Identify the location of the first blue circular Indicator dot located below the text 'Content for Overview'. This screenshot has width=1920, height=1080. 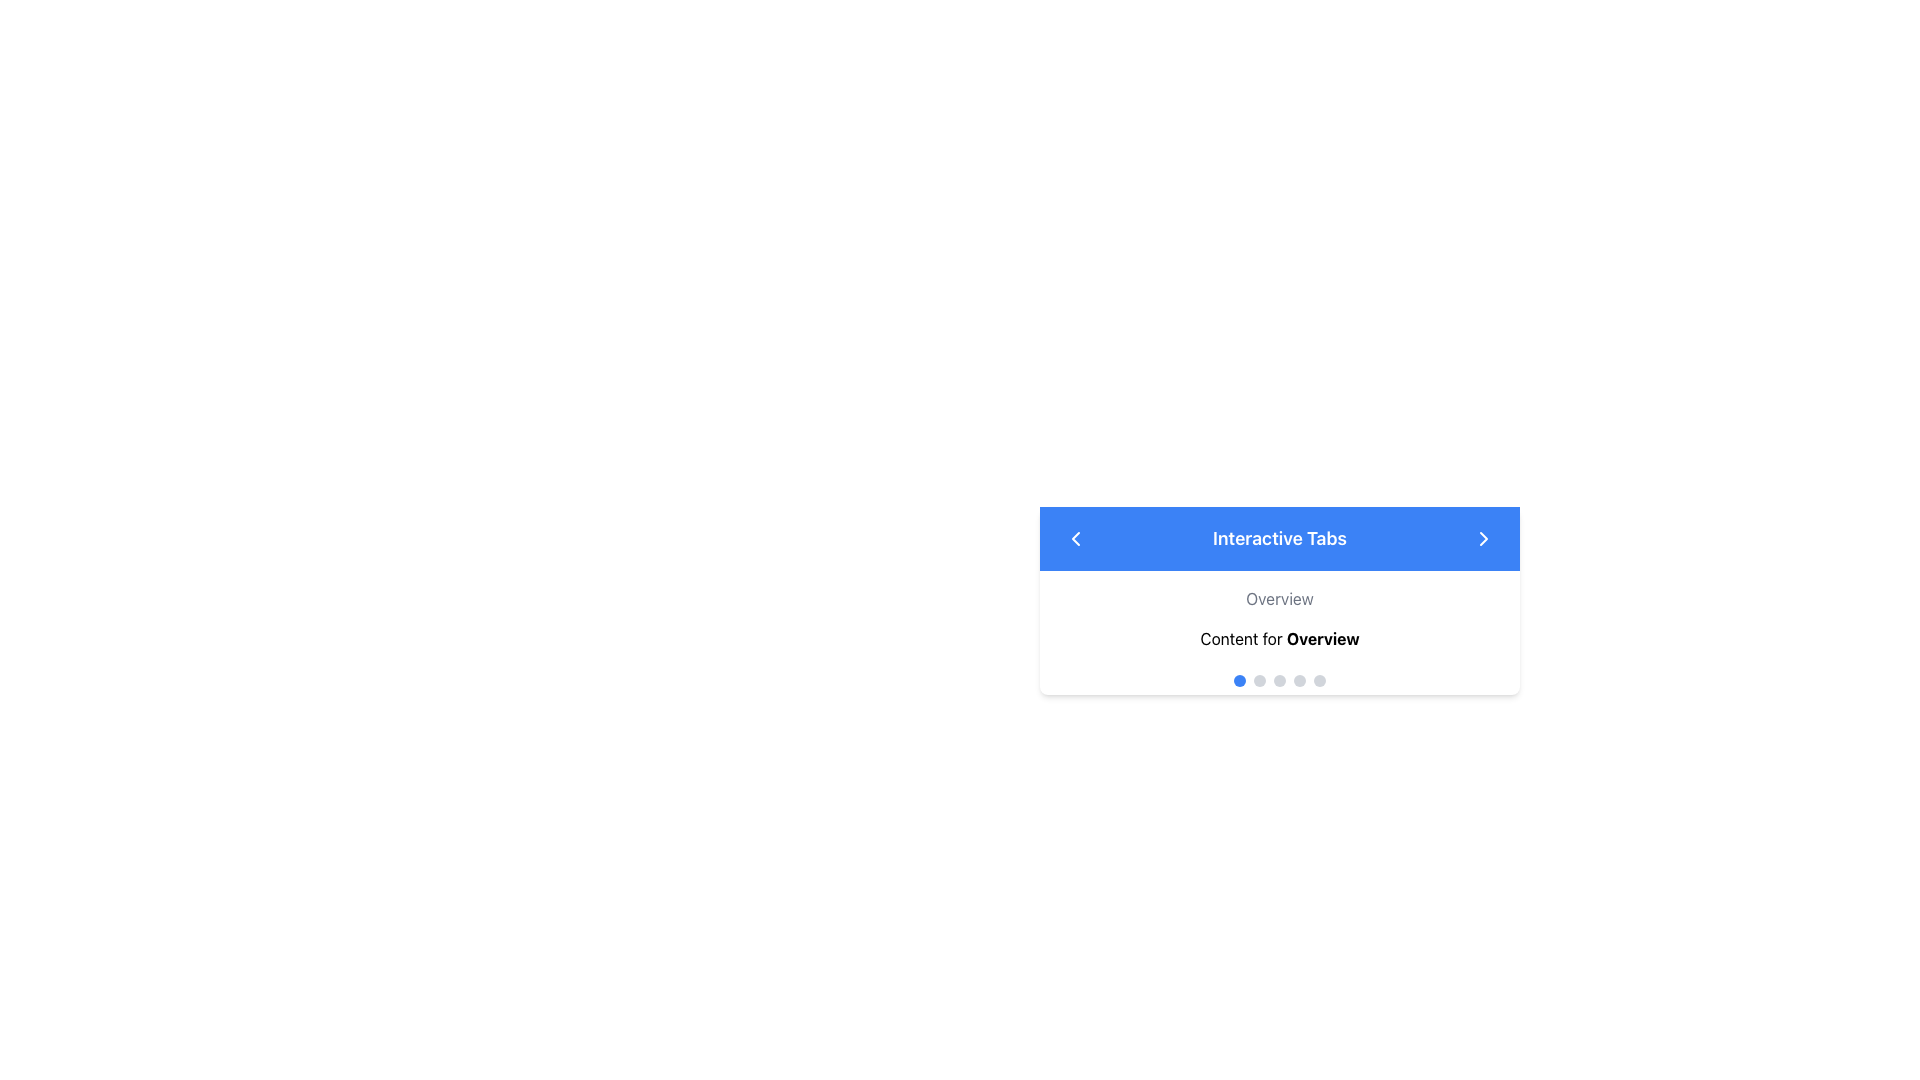
(1238, 680).